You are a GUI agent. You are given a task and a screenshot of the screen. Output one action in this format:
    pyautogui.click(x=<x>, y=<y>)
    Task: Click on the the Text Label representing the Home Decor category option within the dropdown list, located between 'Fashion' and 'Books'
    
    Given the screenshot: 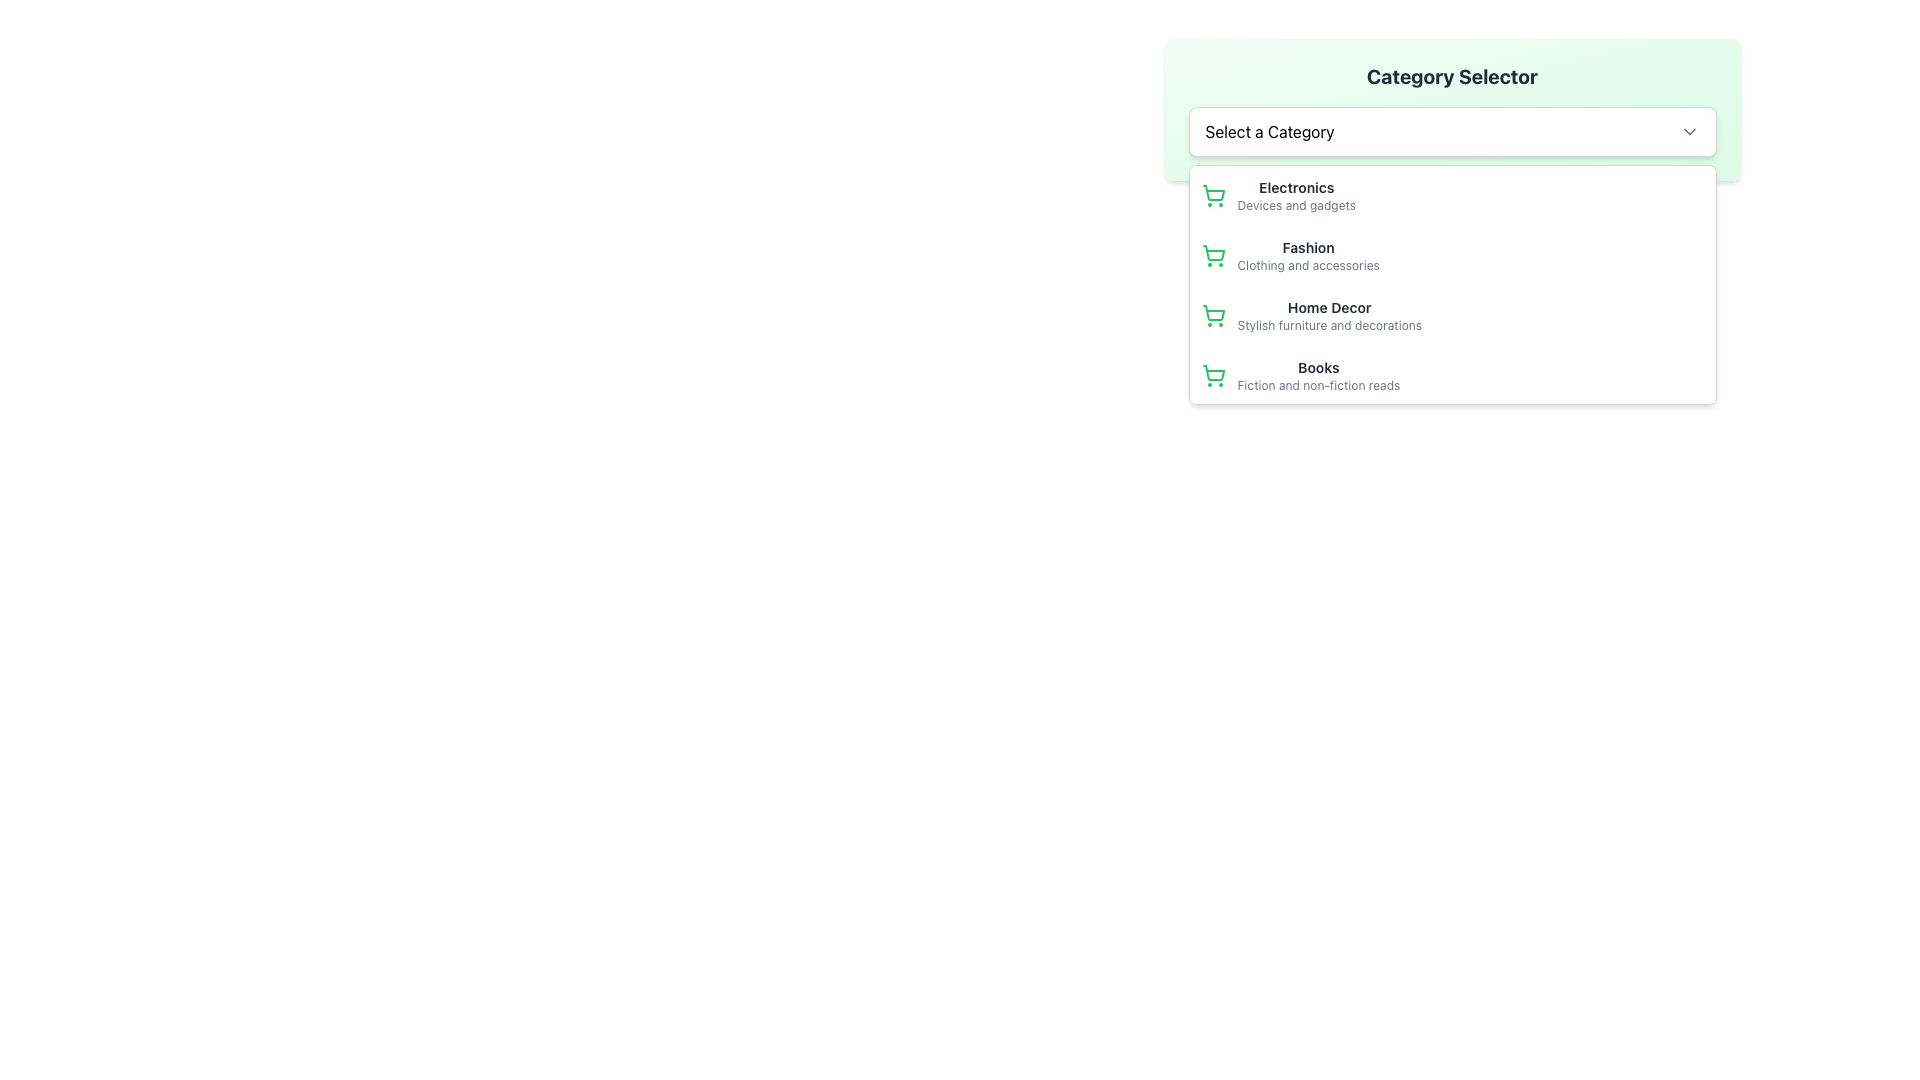 What is the action you would take?
    pyautogui.click(x=1329, y=308)
    